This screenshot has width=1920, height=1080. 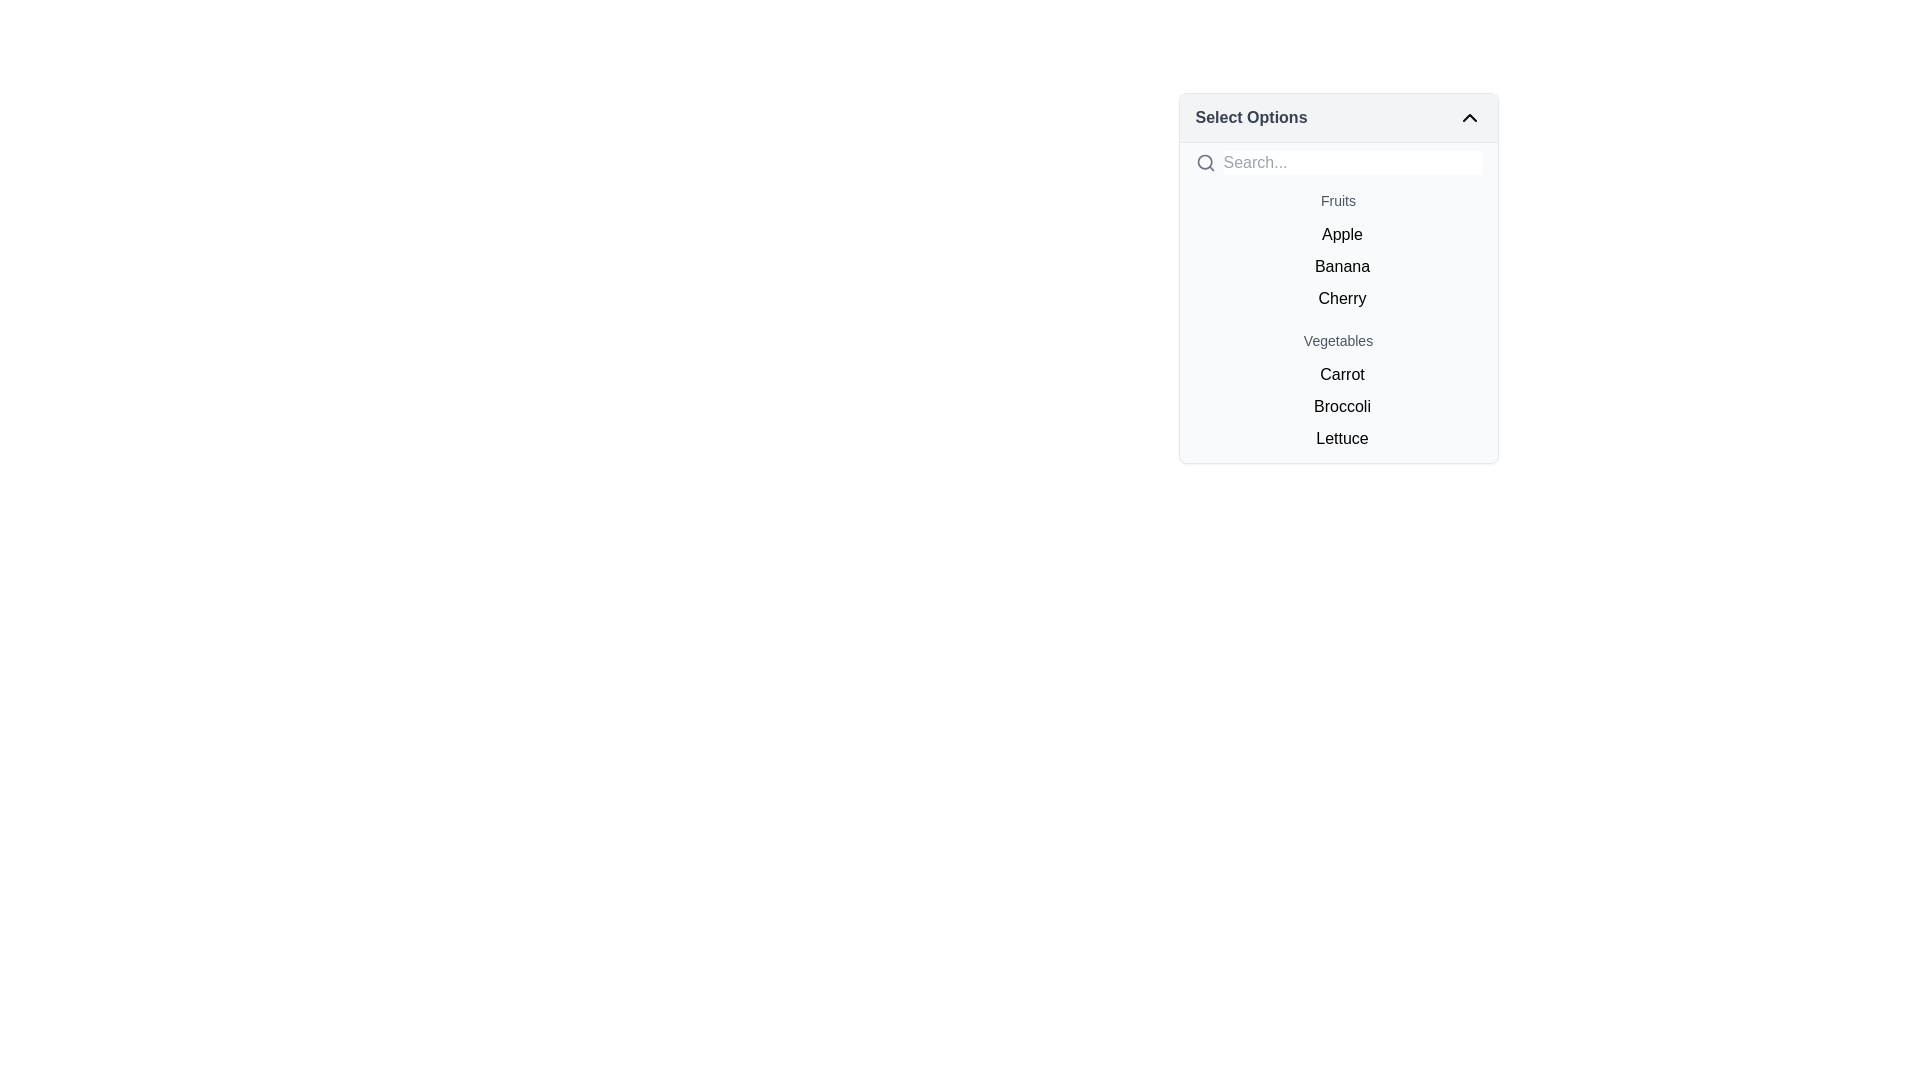 What do you see at coordinates (1338, 393) in the screenshot?
I see `individual items in the vegetable list located in the dropdown menu under the 'Select Options' heading, specifically the second section below 'Fruits'` at bounding box center [1338, 393].